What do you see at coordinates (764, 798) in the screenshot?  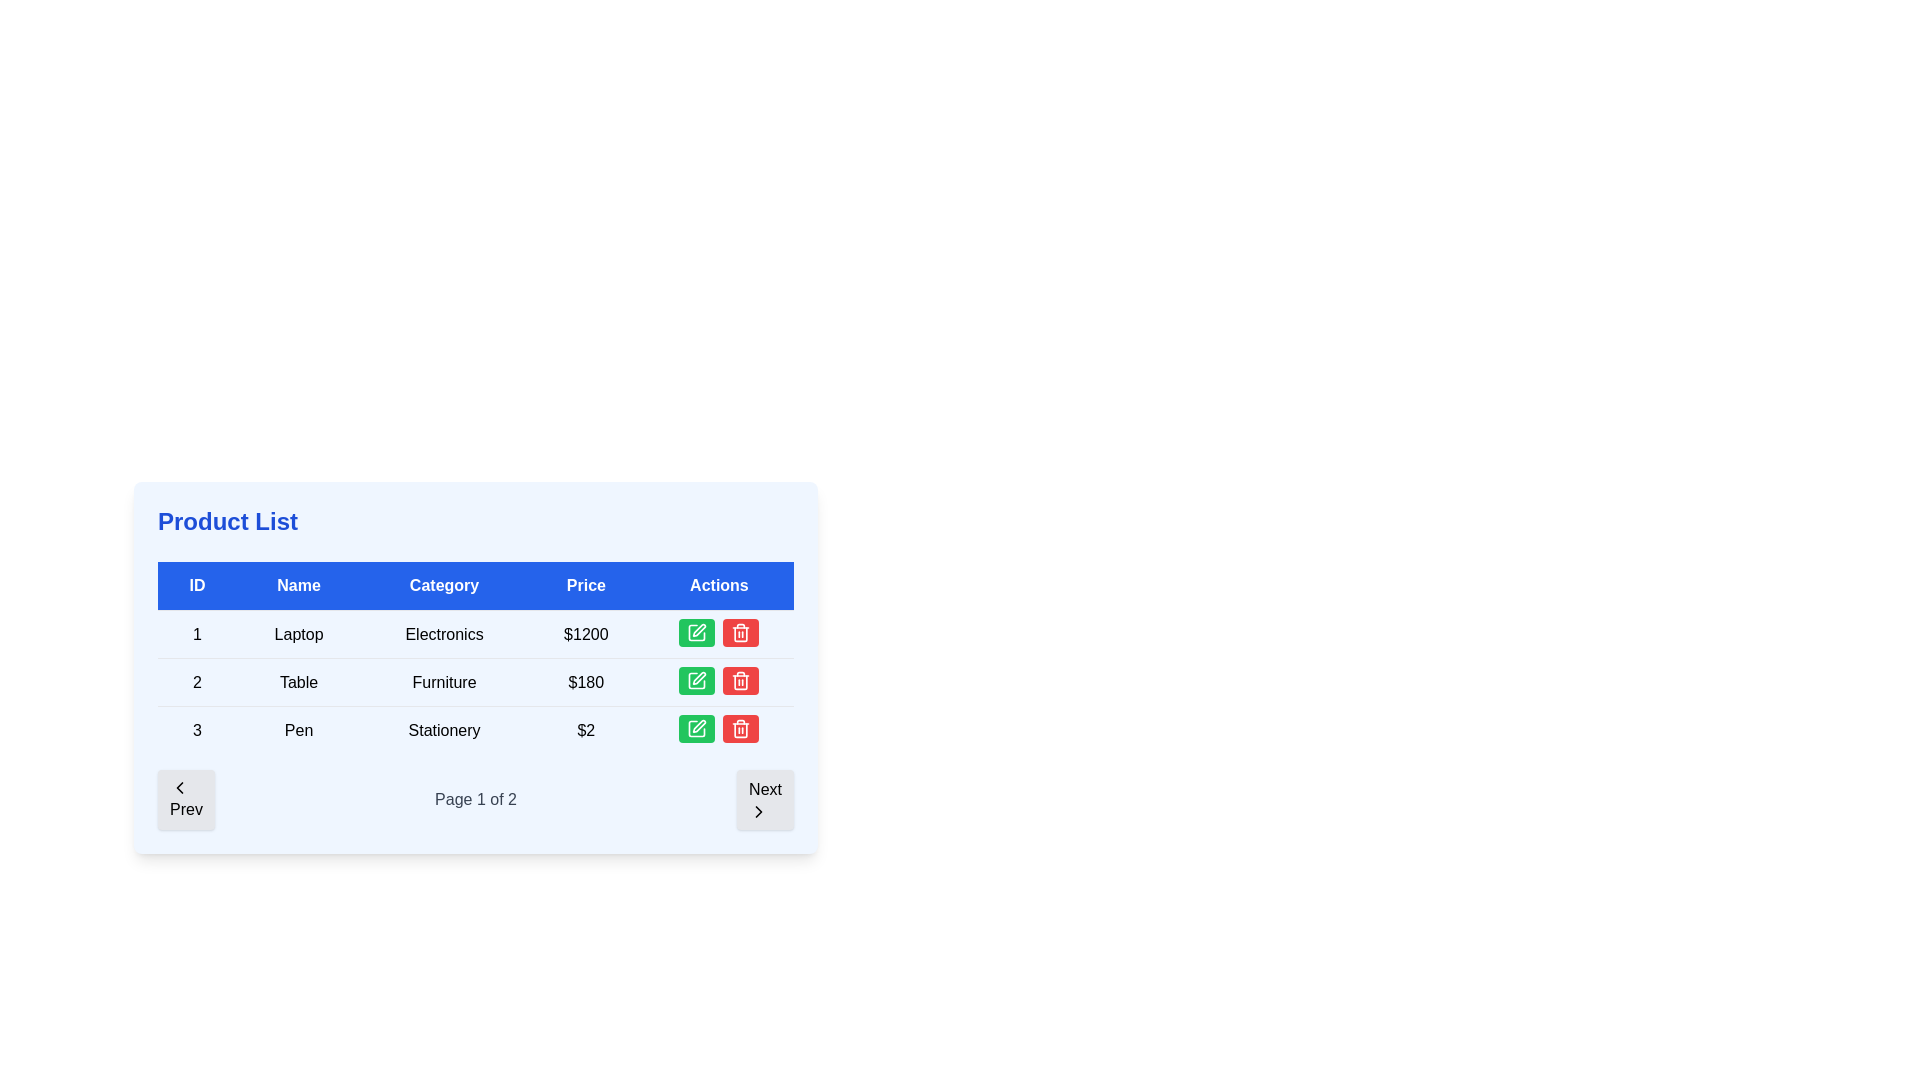 I see `the 'Next' button, which is a rectangular button with a light gray background and contains the text 'Next' in bold along with a right-arrow icon, located on the right side of the navigation bar under a table` at bounding box center [764, 798].